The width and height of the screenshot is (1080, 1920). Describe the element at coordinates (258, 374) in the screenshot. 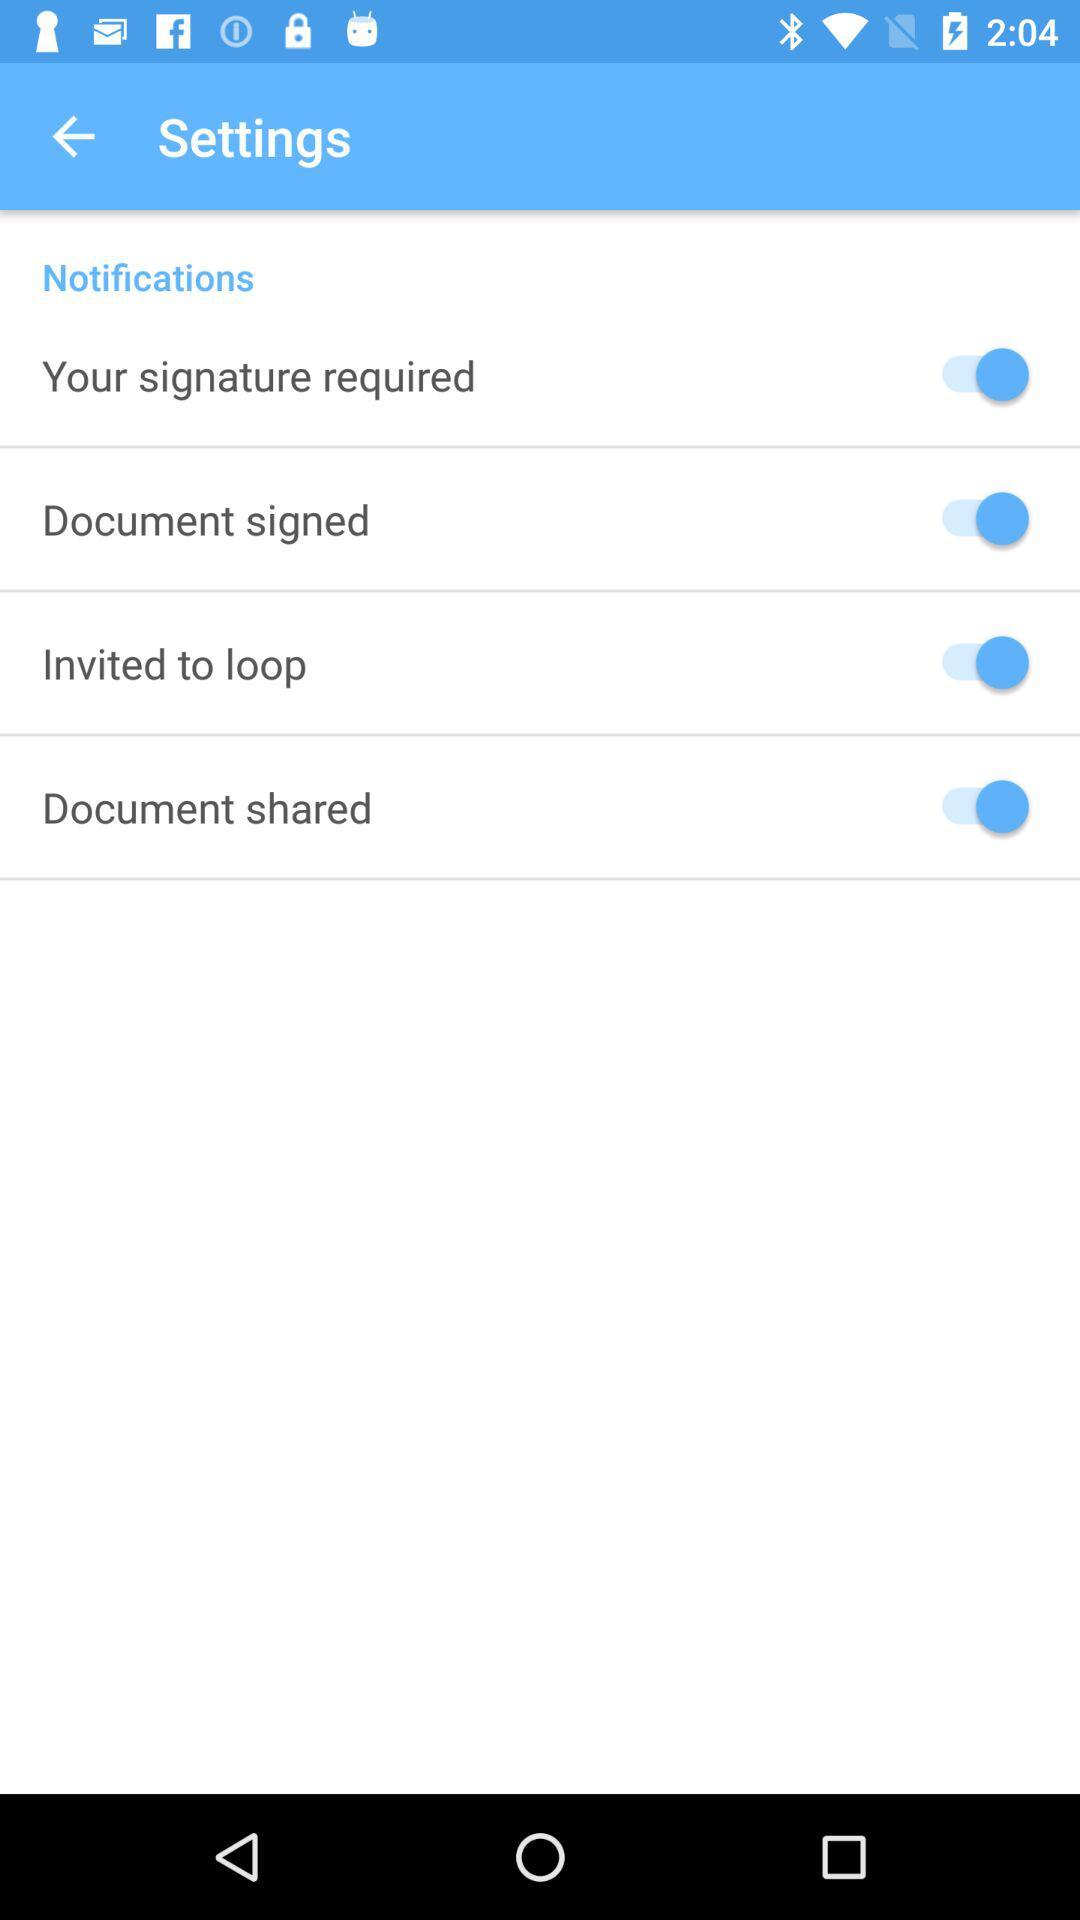

I see `your signature required icon` at that location.